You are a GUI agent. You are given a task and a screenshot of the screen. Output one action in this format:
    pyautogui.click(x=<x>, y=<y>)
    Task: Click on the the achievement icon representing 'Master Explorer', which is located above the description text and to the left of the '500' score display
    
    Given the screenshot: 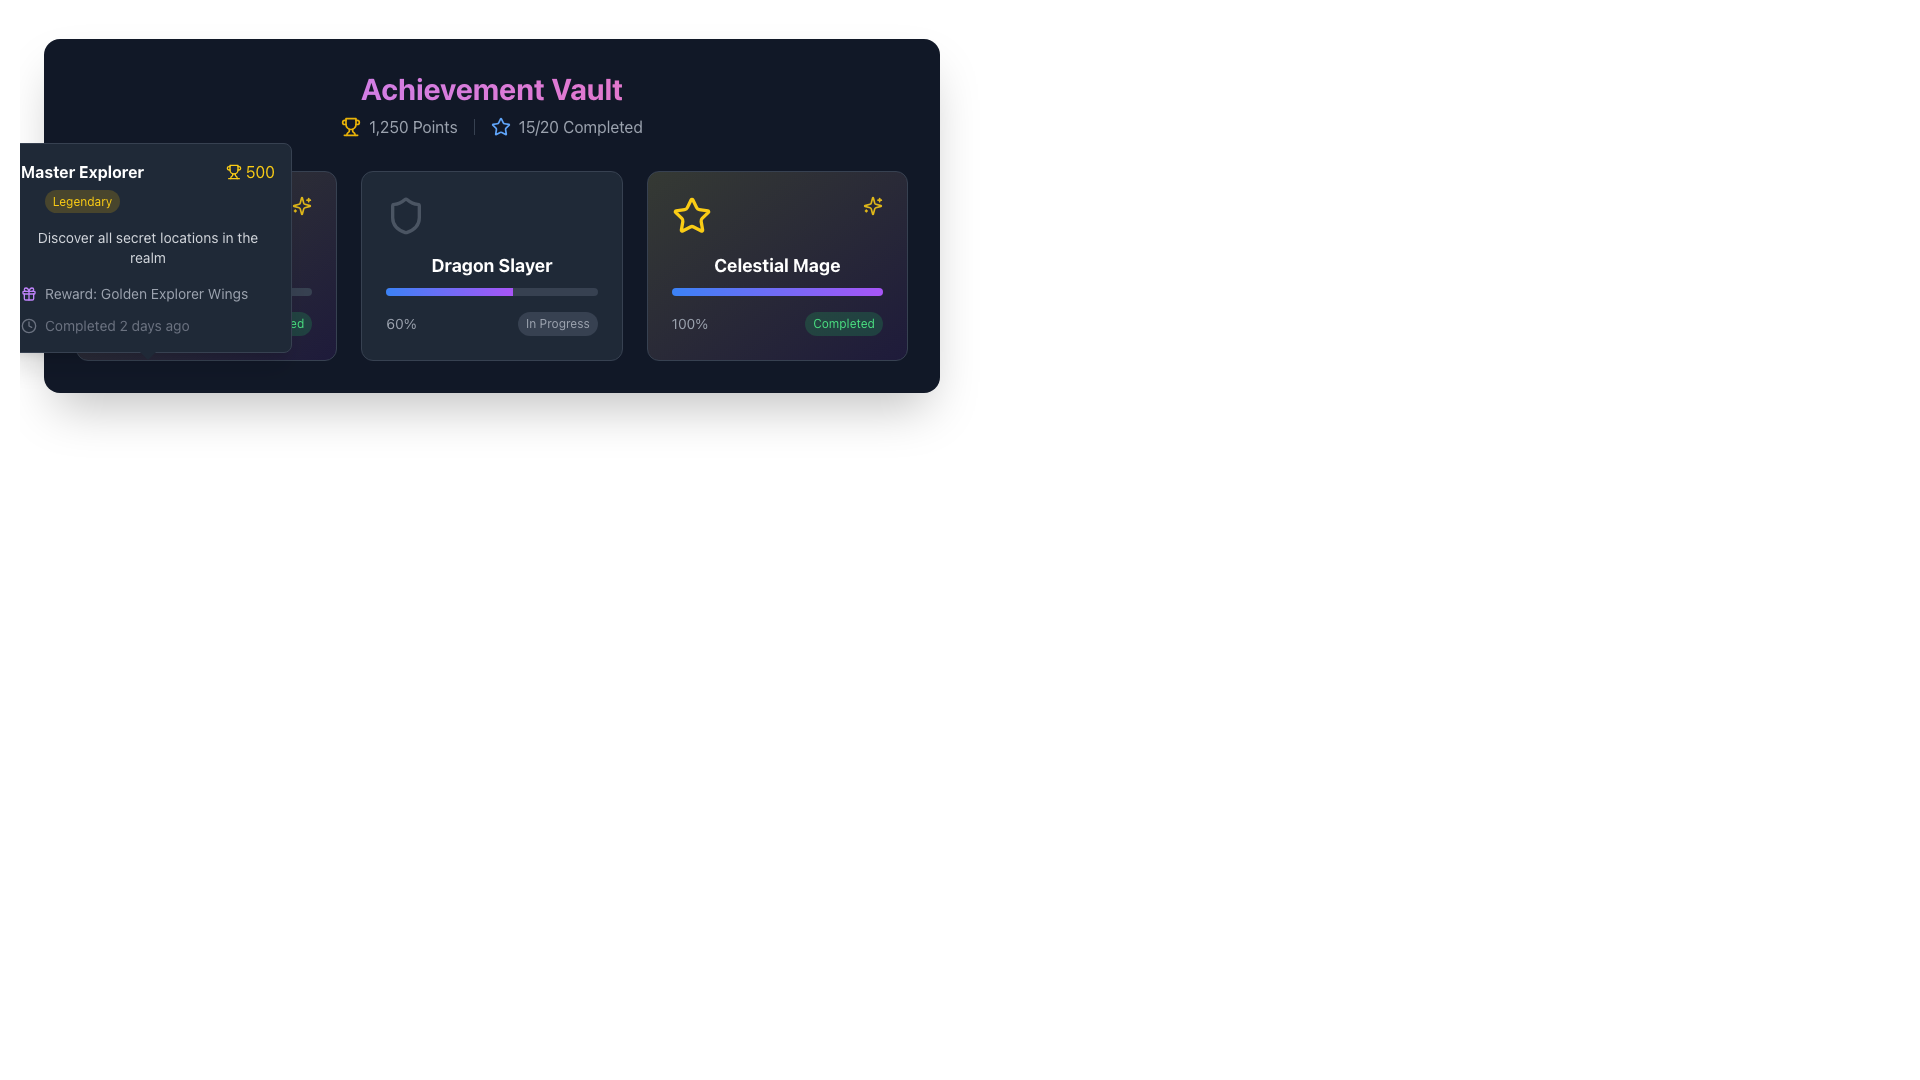 What is the action you would take?
    pyautogui.click(x=119, y=216)
    